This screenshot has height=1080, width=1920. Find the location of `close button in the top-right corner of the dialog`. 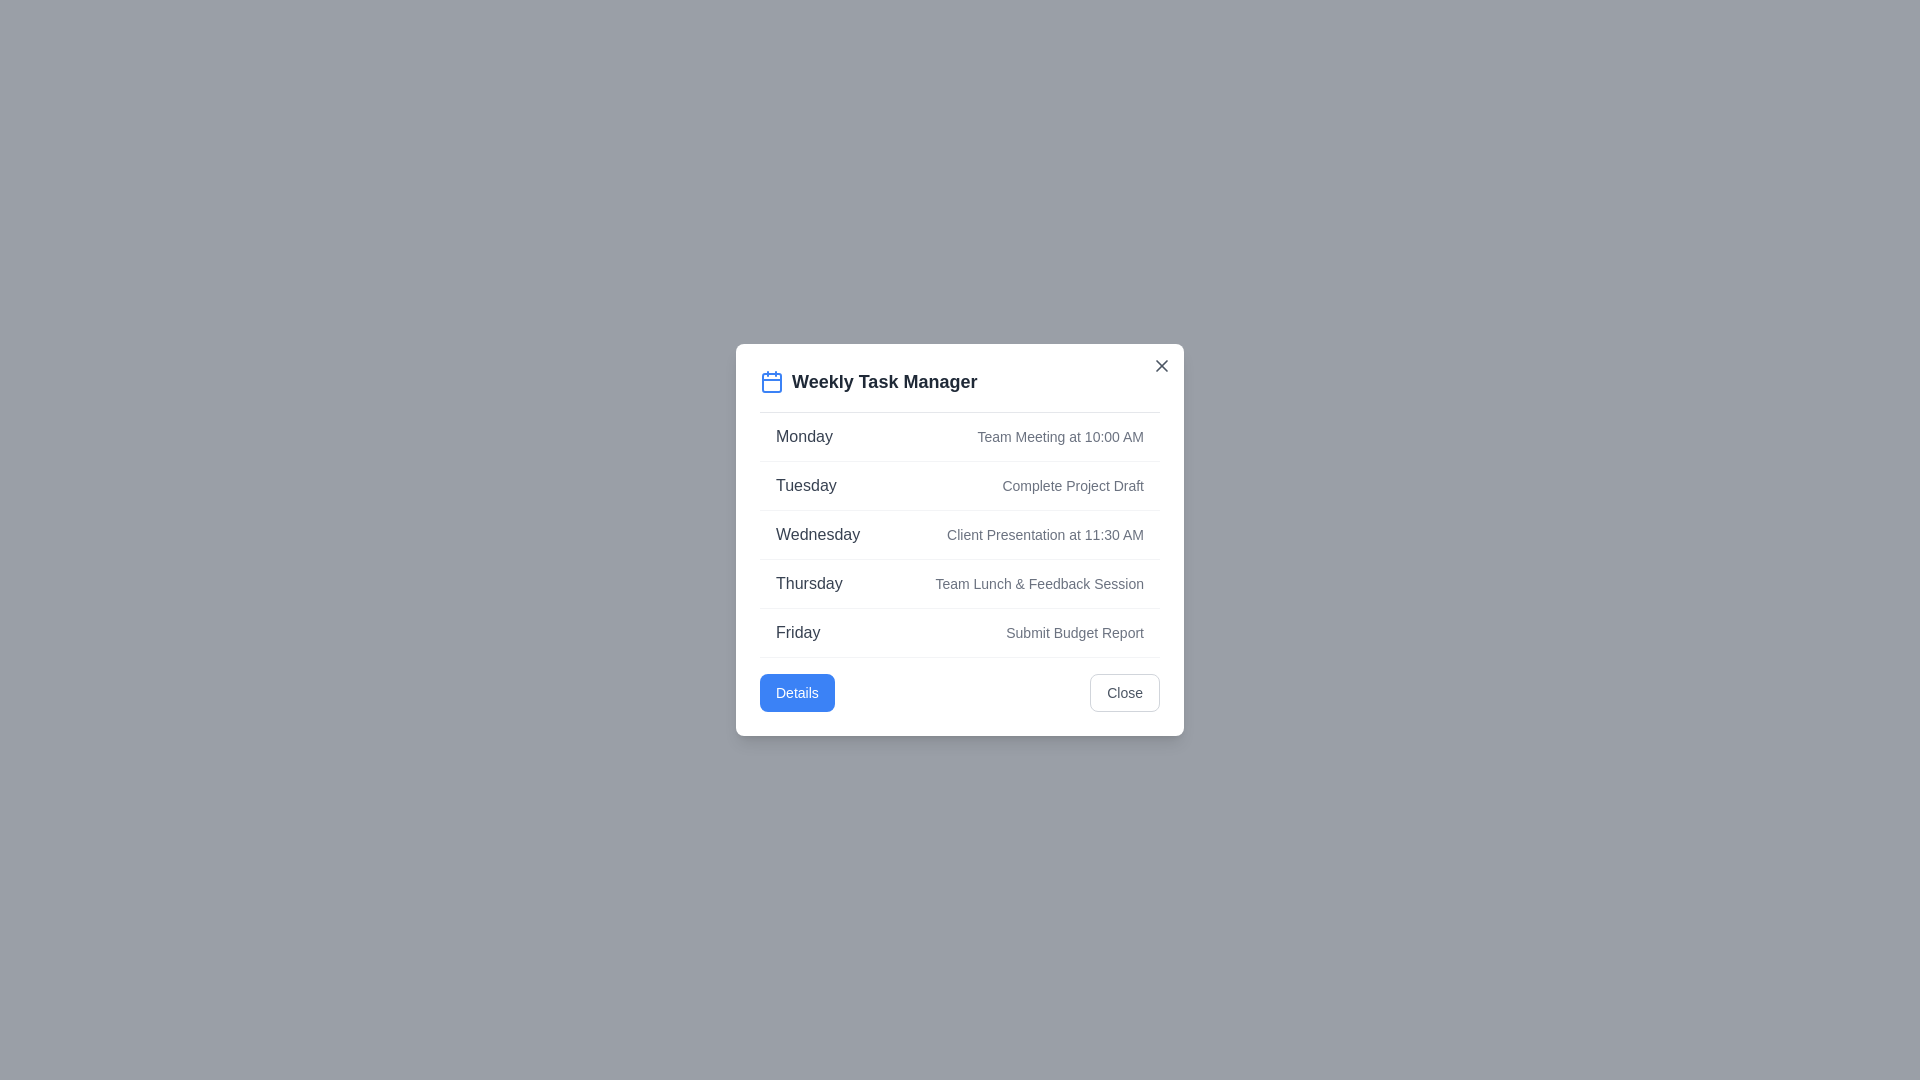

close button in the top-right corner of the dialog is located at coordinates (1161, 366).